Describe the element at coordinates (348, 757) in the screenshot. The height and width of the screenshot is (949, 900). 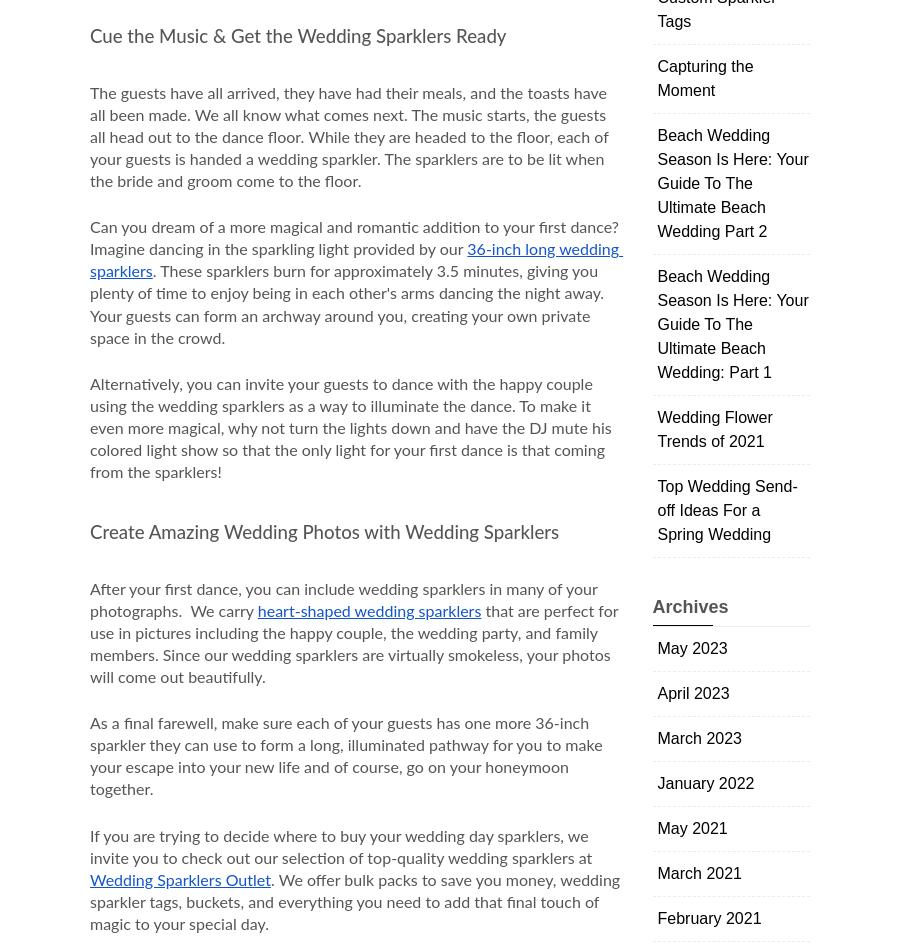
I see `'As a final farewell, make sure each of your guests has one more 36-inch sparkler they can use to form a long, illuminated pathway for you to make your escape into your new life and of course, go on your honeymoon together.'` at that location.